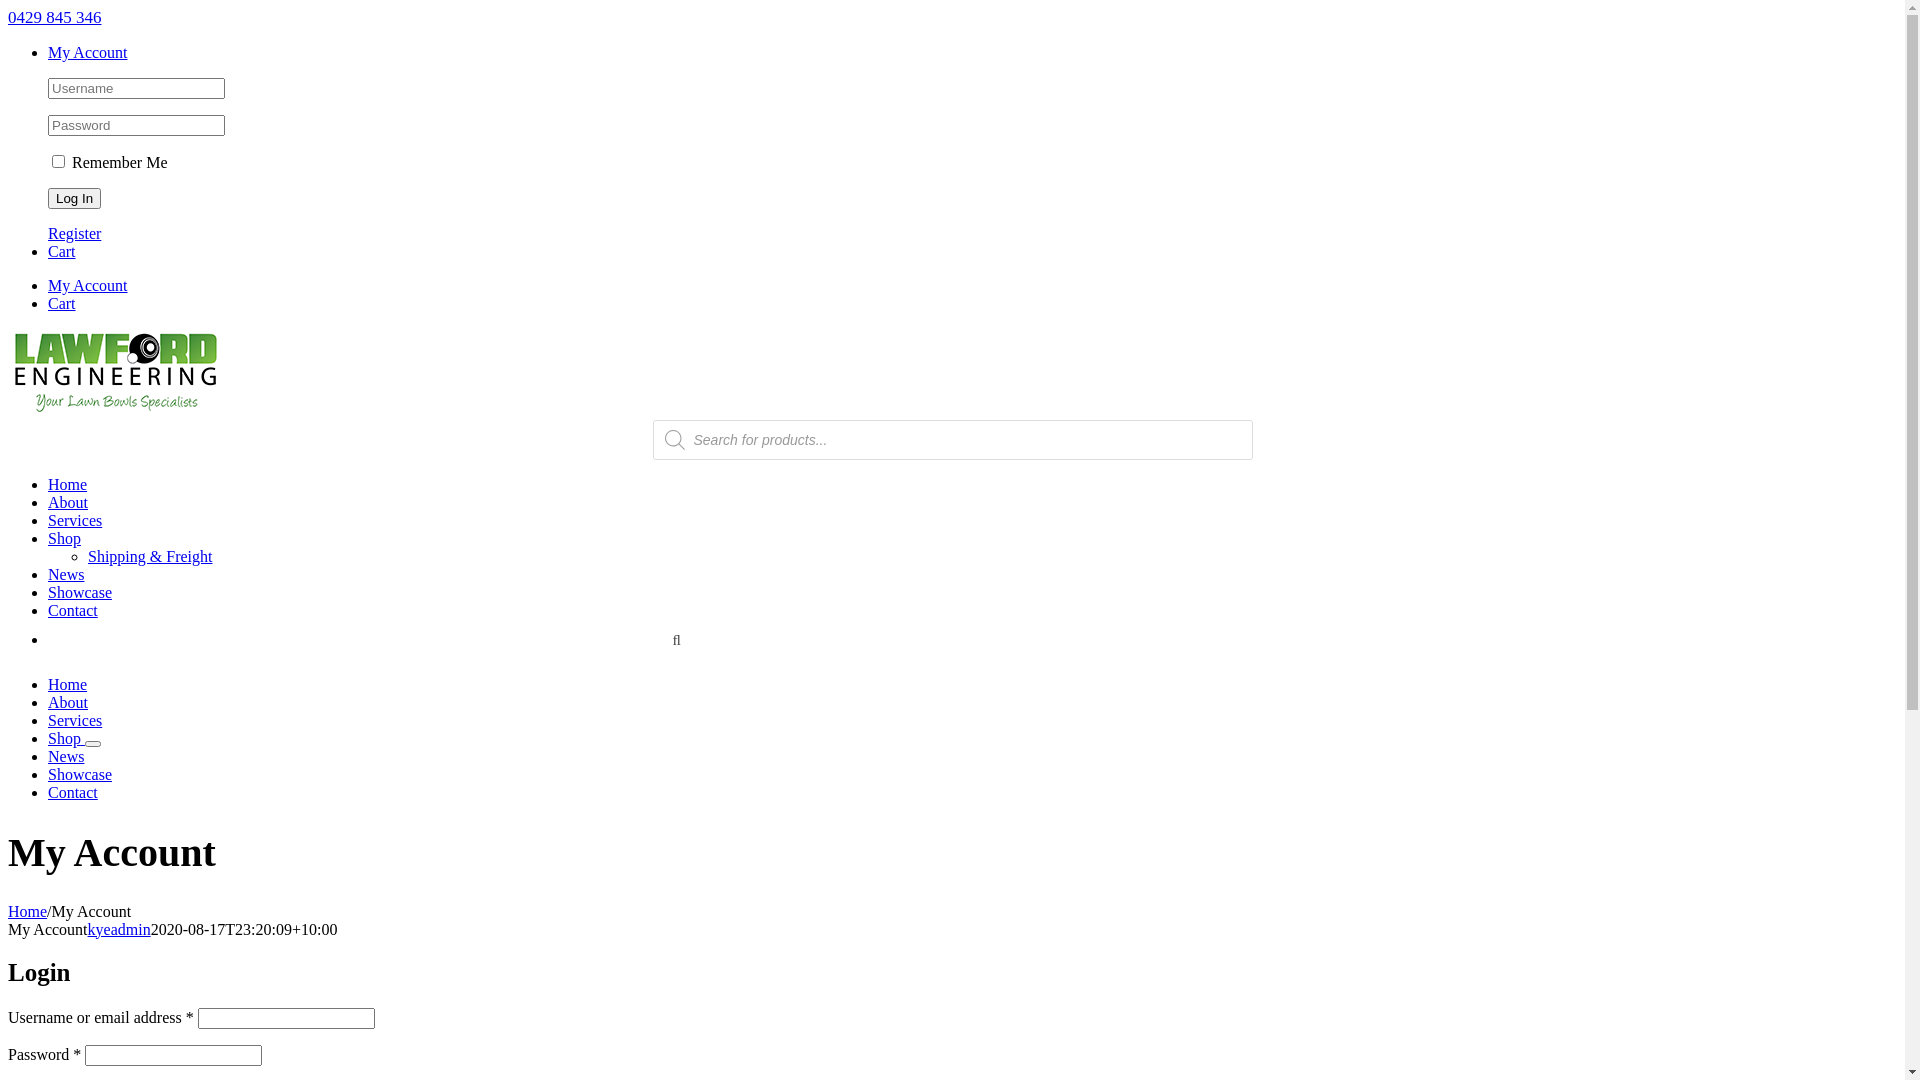  Describe the element at coordinates (64, 537) in the screenshot. I see `'Shop'` at that location.